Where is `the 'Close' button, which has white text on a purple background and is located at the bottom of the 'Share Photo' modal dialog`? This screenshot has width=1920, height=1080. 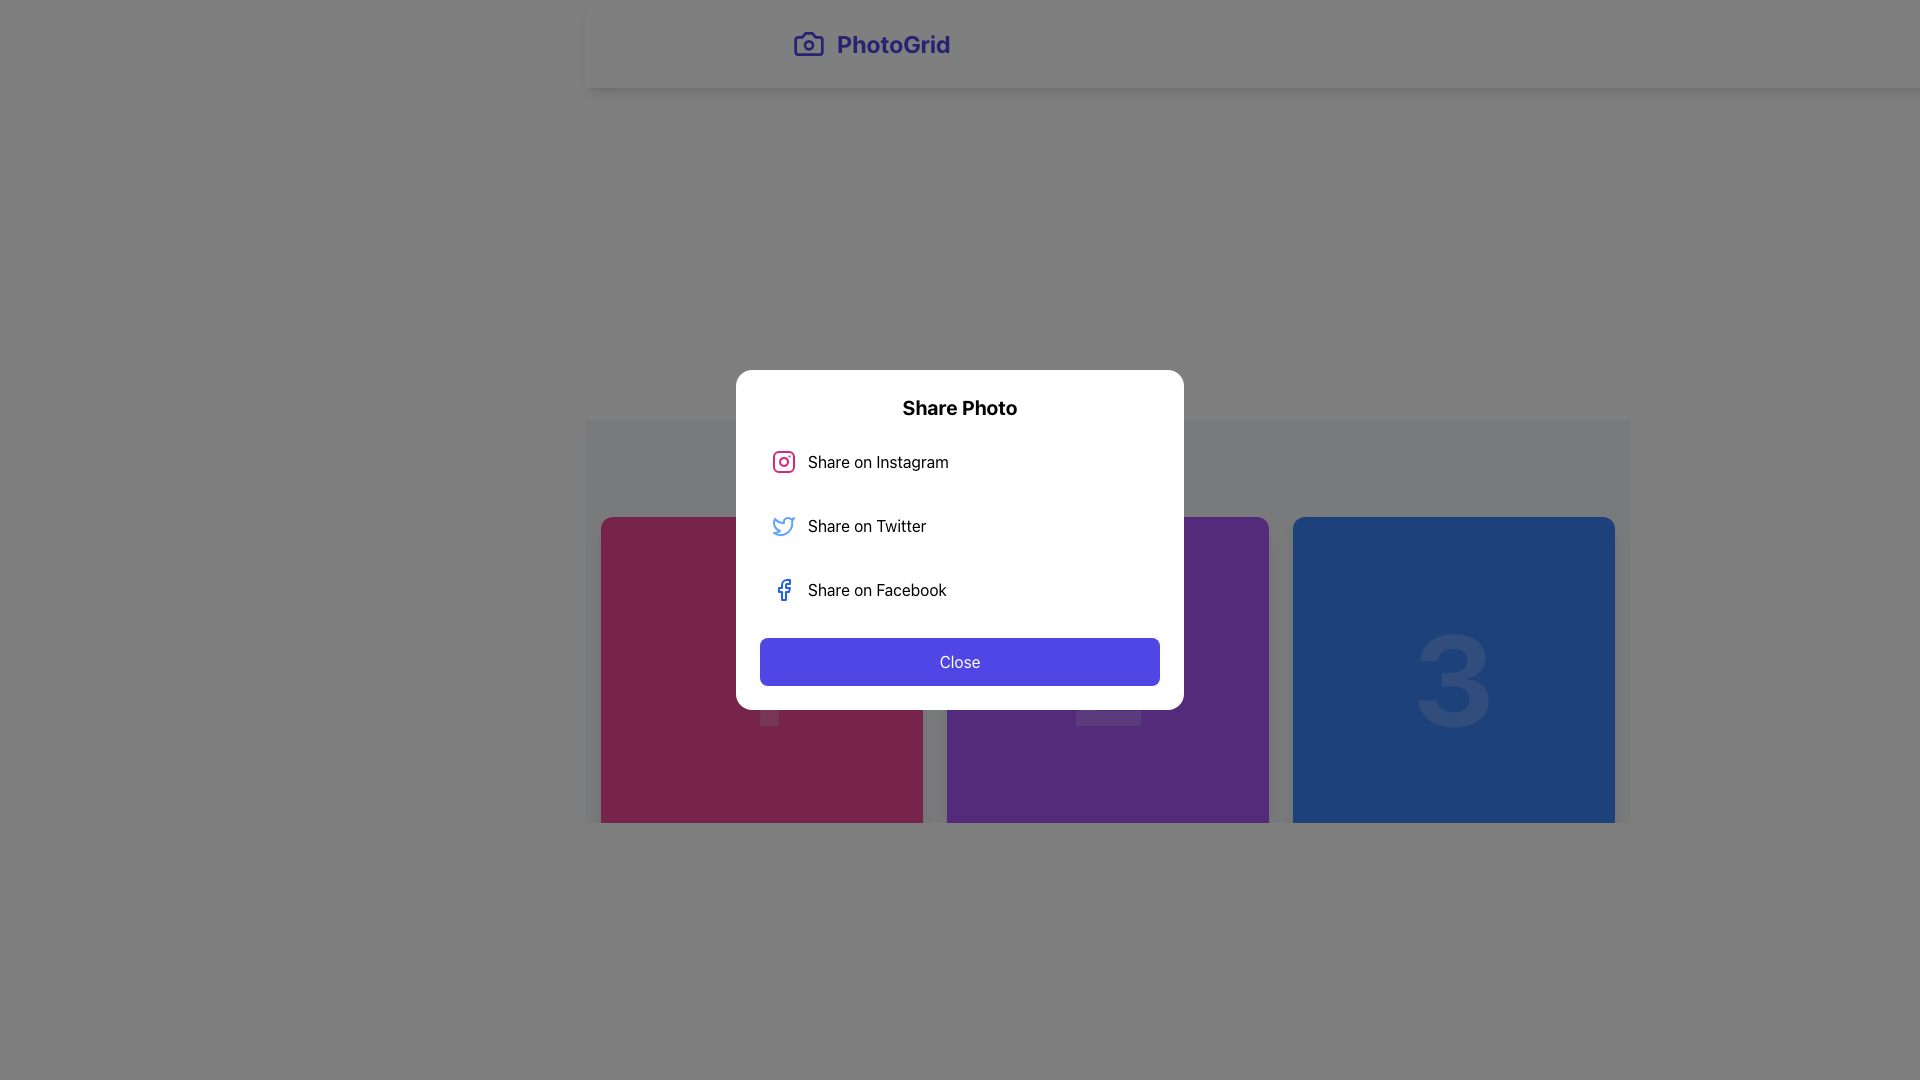 the 'Close' button, which has white text on a purple background and is located at the bottom of the 'Share Photo' modal dialog is located at coordinates (960, 662).